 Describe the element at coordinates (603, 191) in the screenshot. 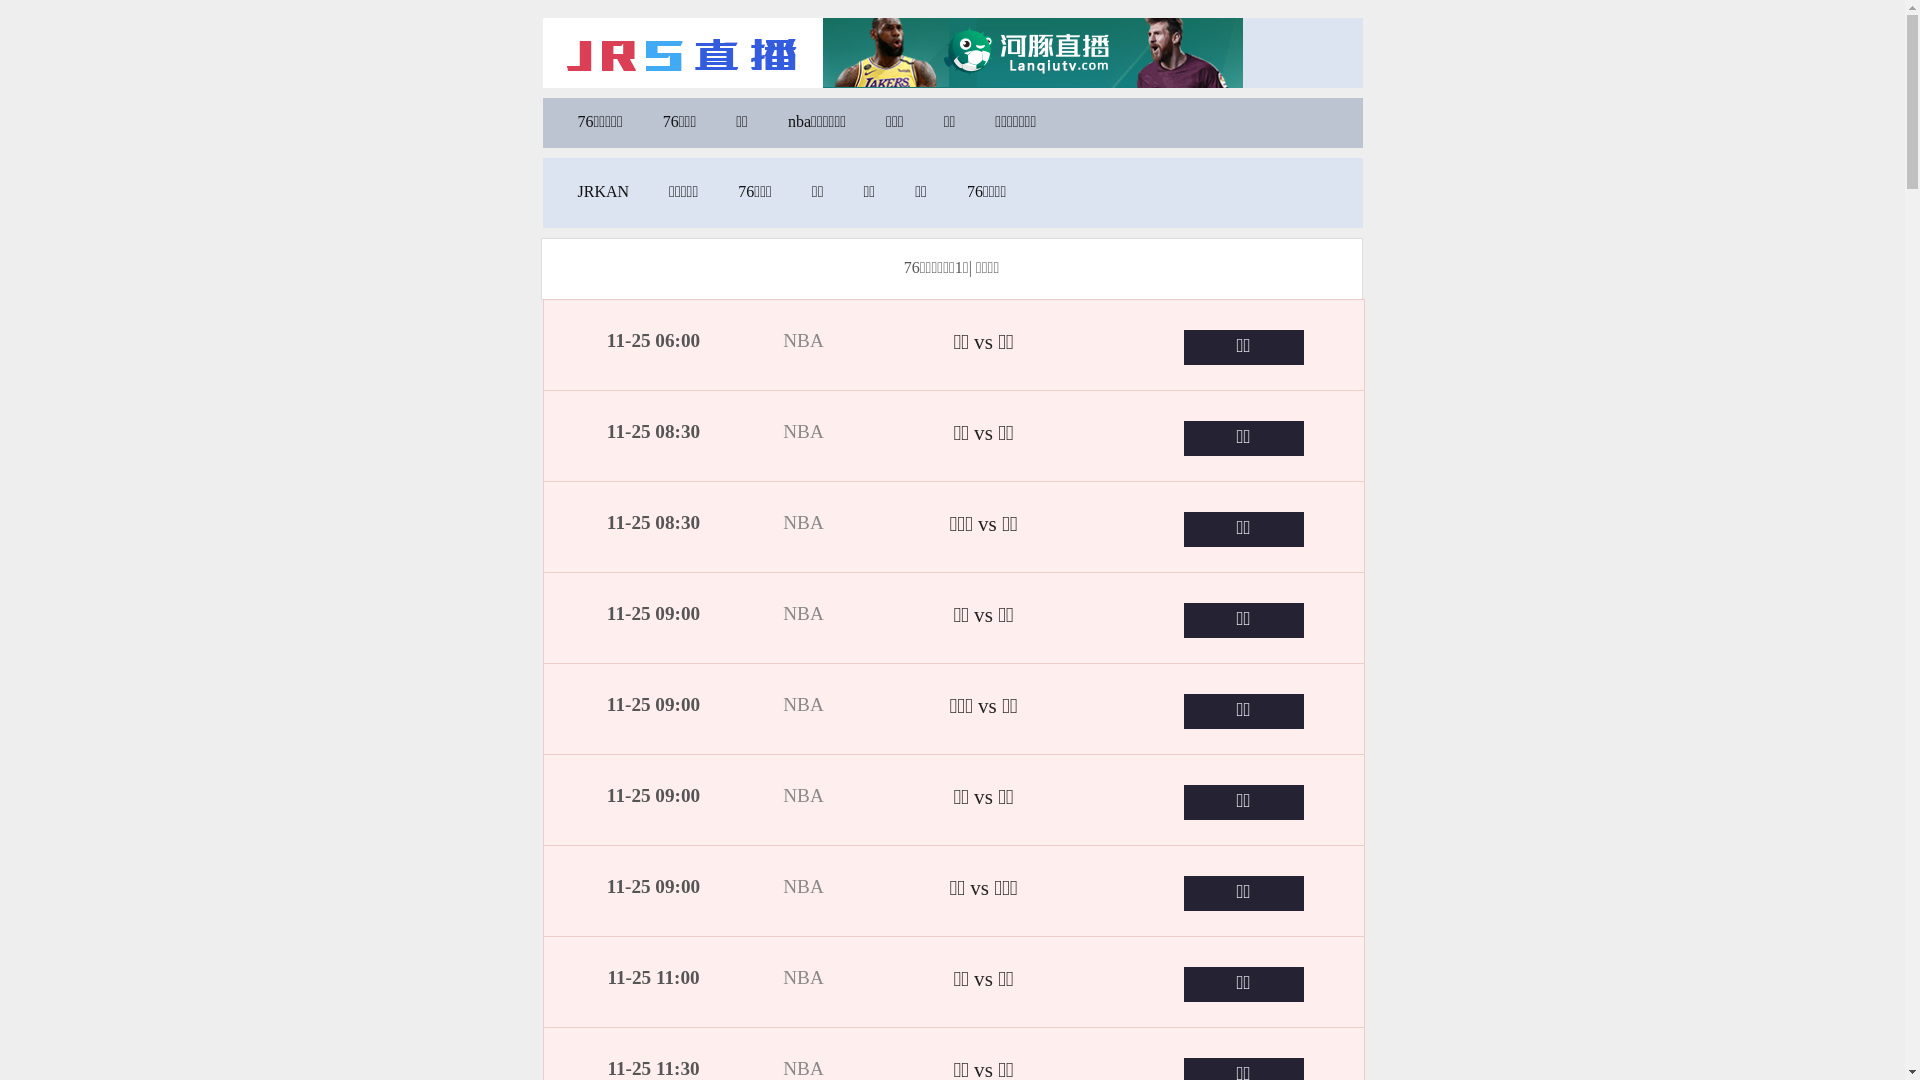

I see `'JRKAN'` at that location.